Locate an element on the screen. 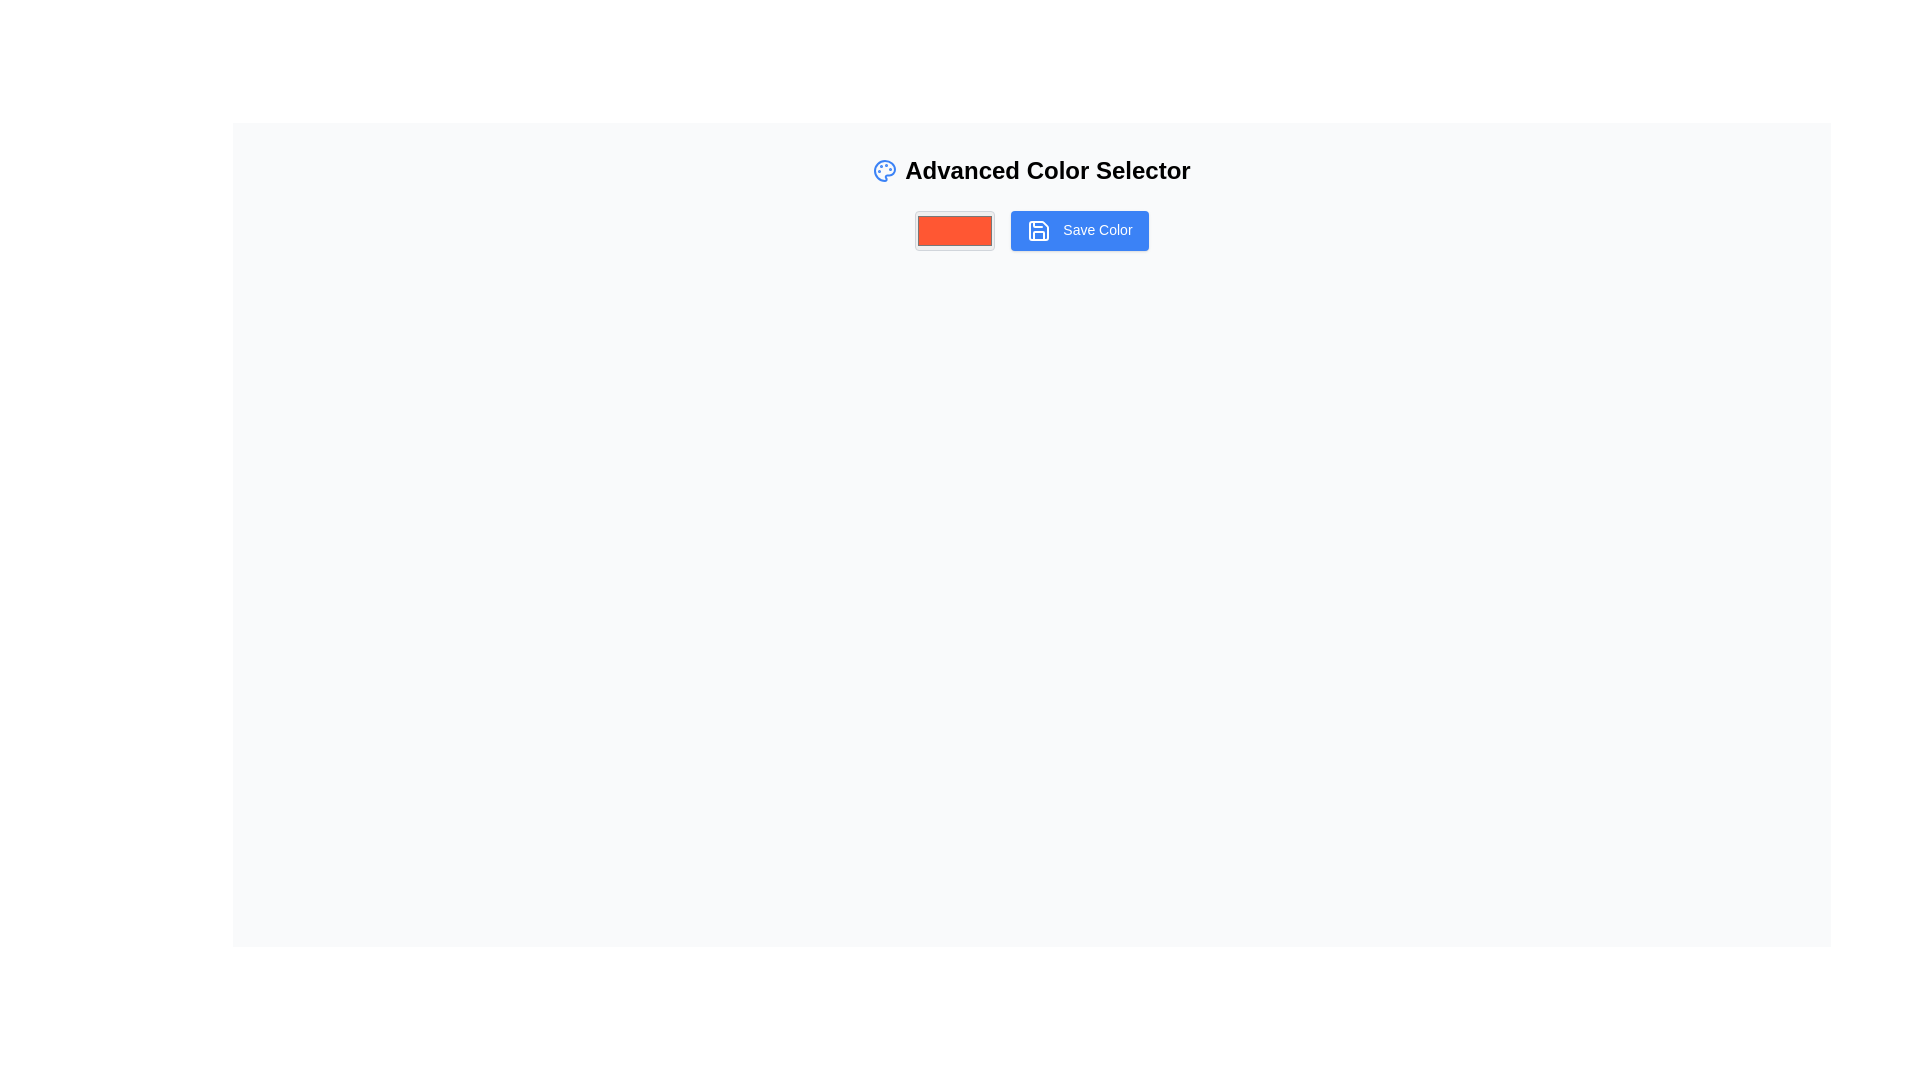  the advanced color selector icon located to the left of the 'Advanced Color Selector' text is located at coordinates (884, 169).